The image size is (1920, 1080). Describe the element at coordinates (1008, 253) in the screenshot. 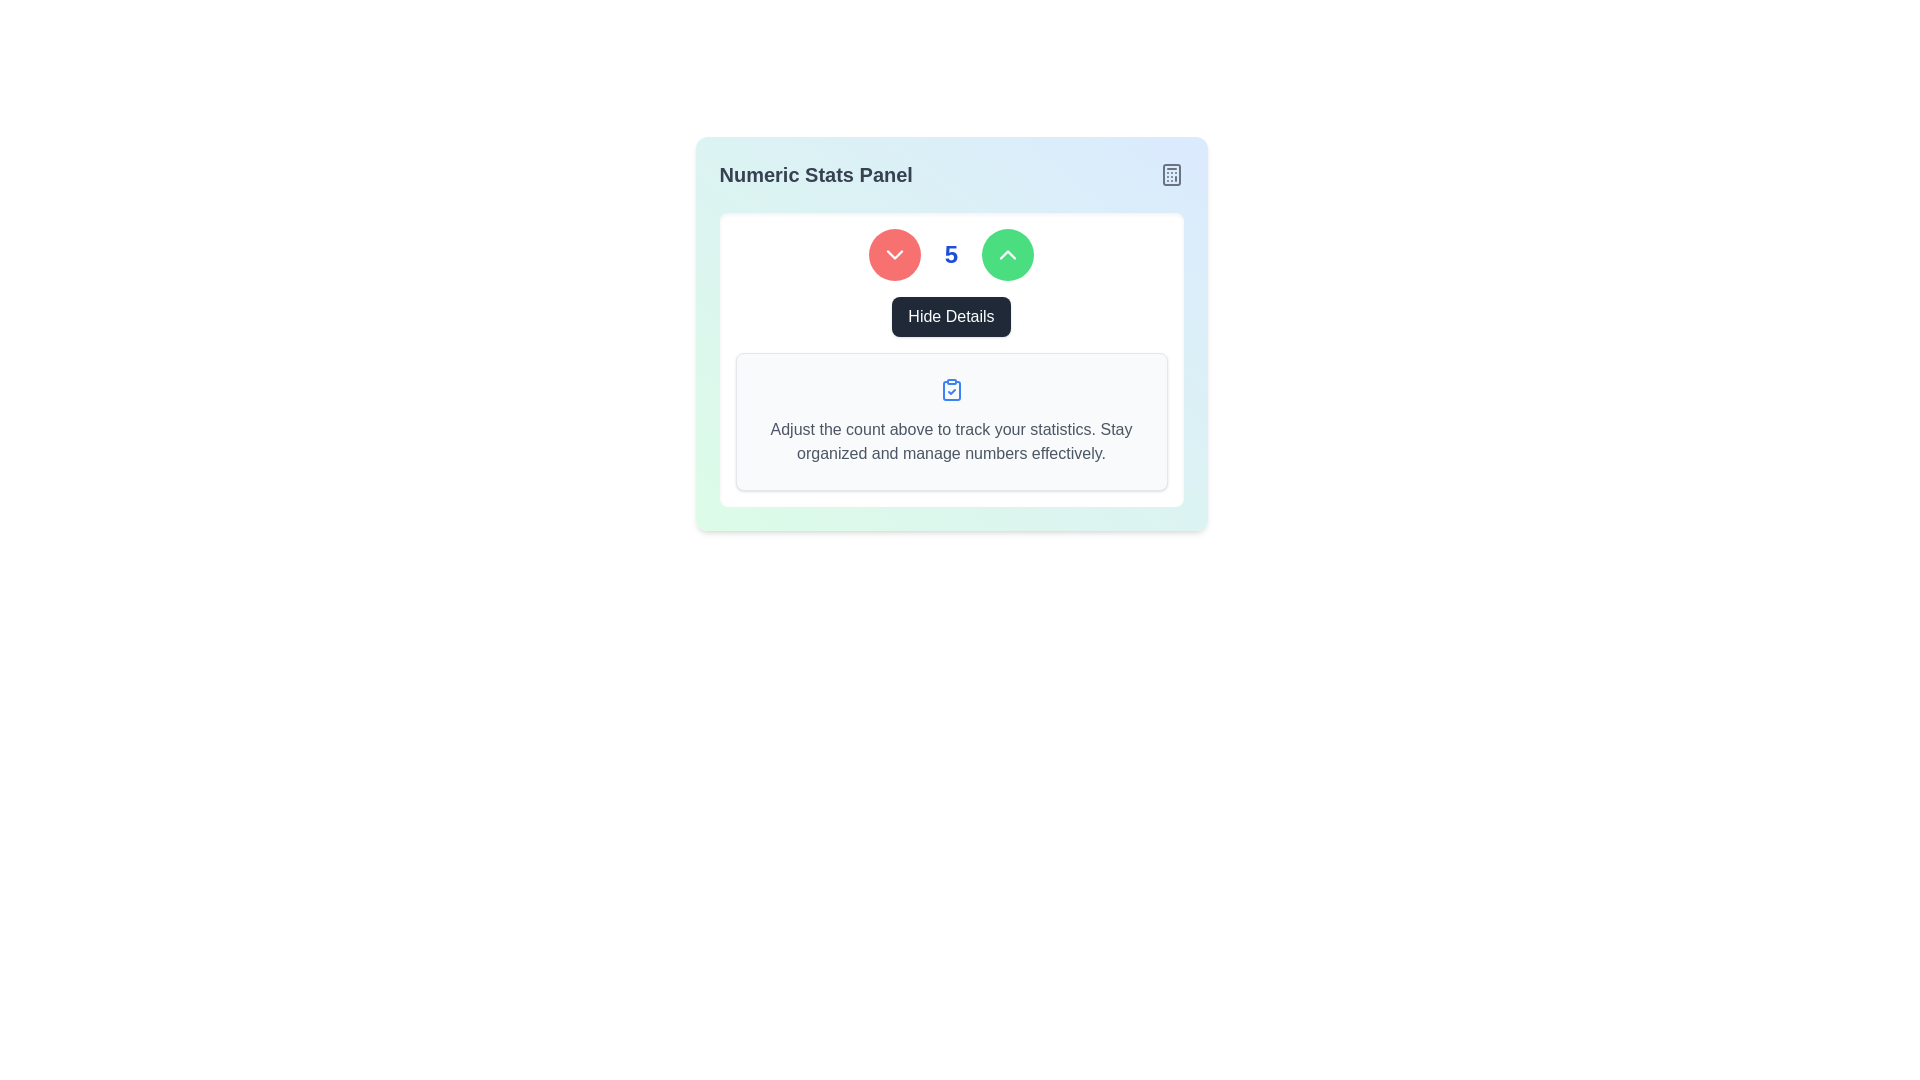

I see `the green circular button containing the icon that increments the numeric value displayed next to it` at that location.